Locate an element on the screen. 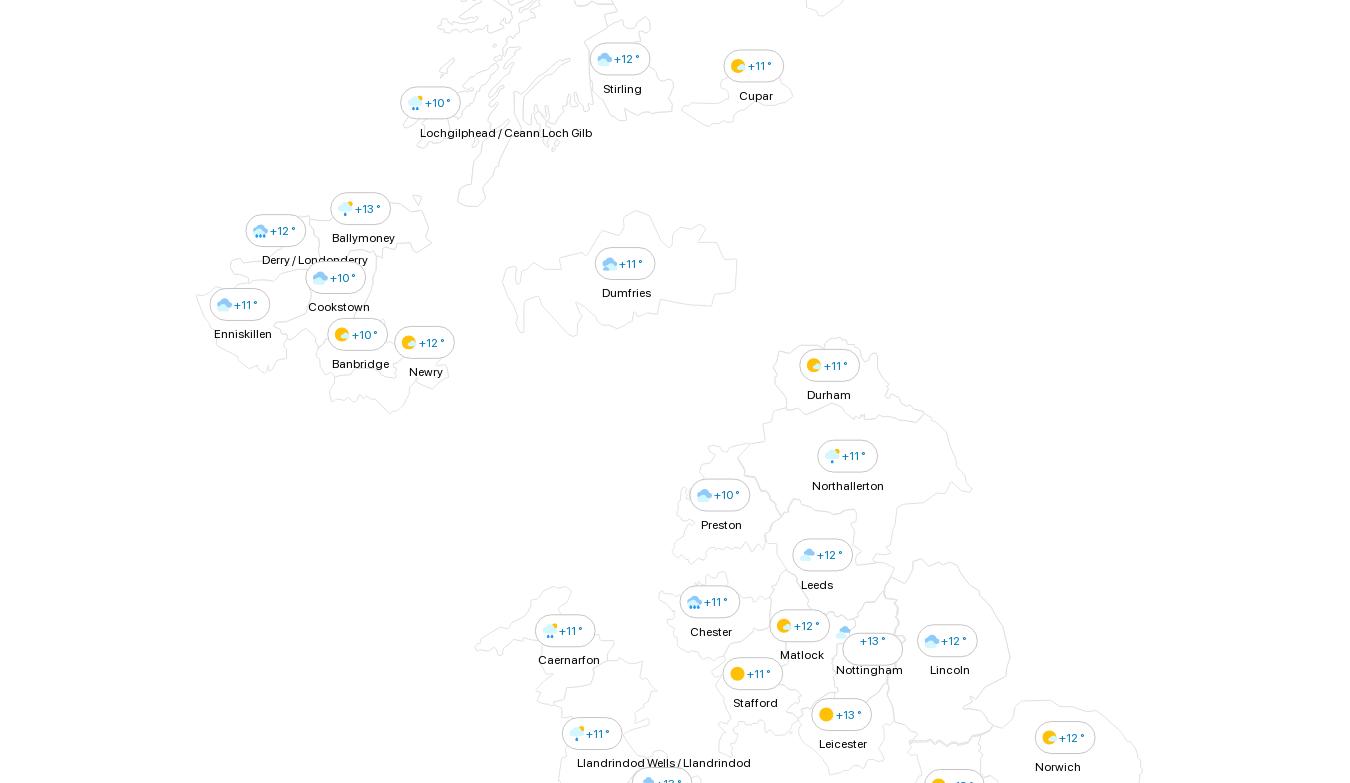  'Newry' is located at coordinates (407, 372).